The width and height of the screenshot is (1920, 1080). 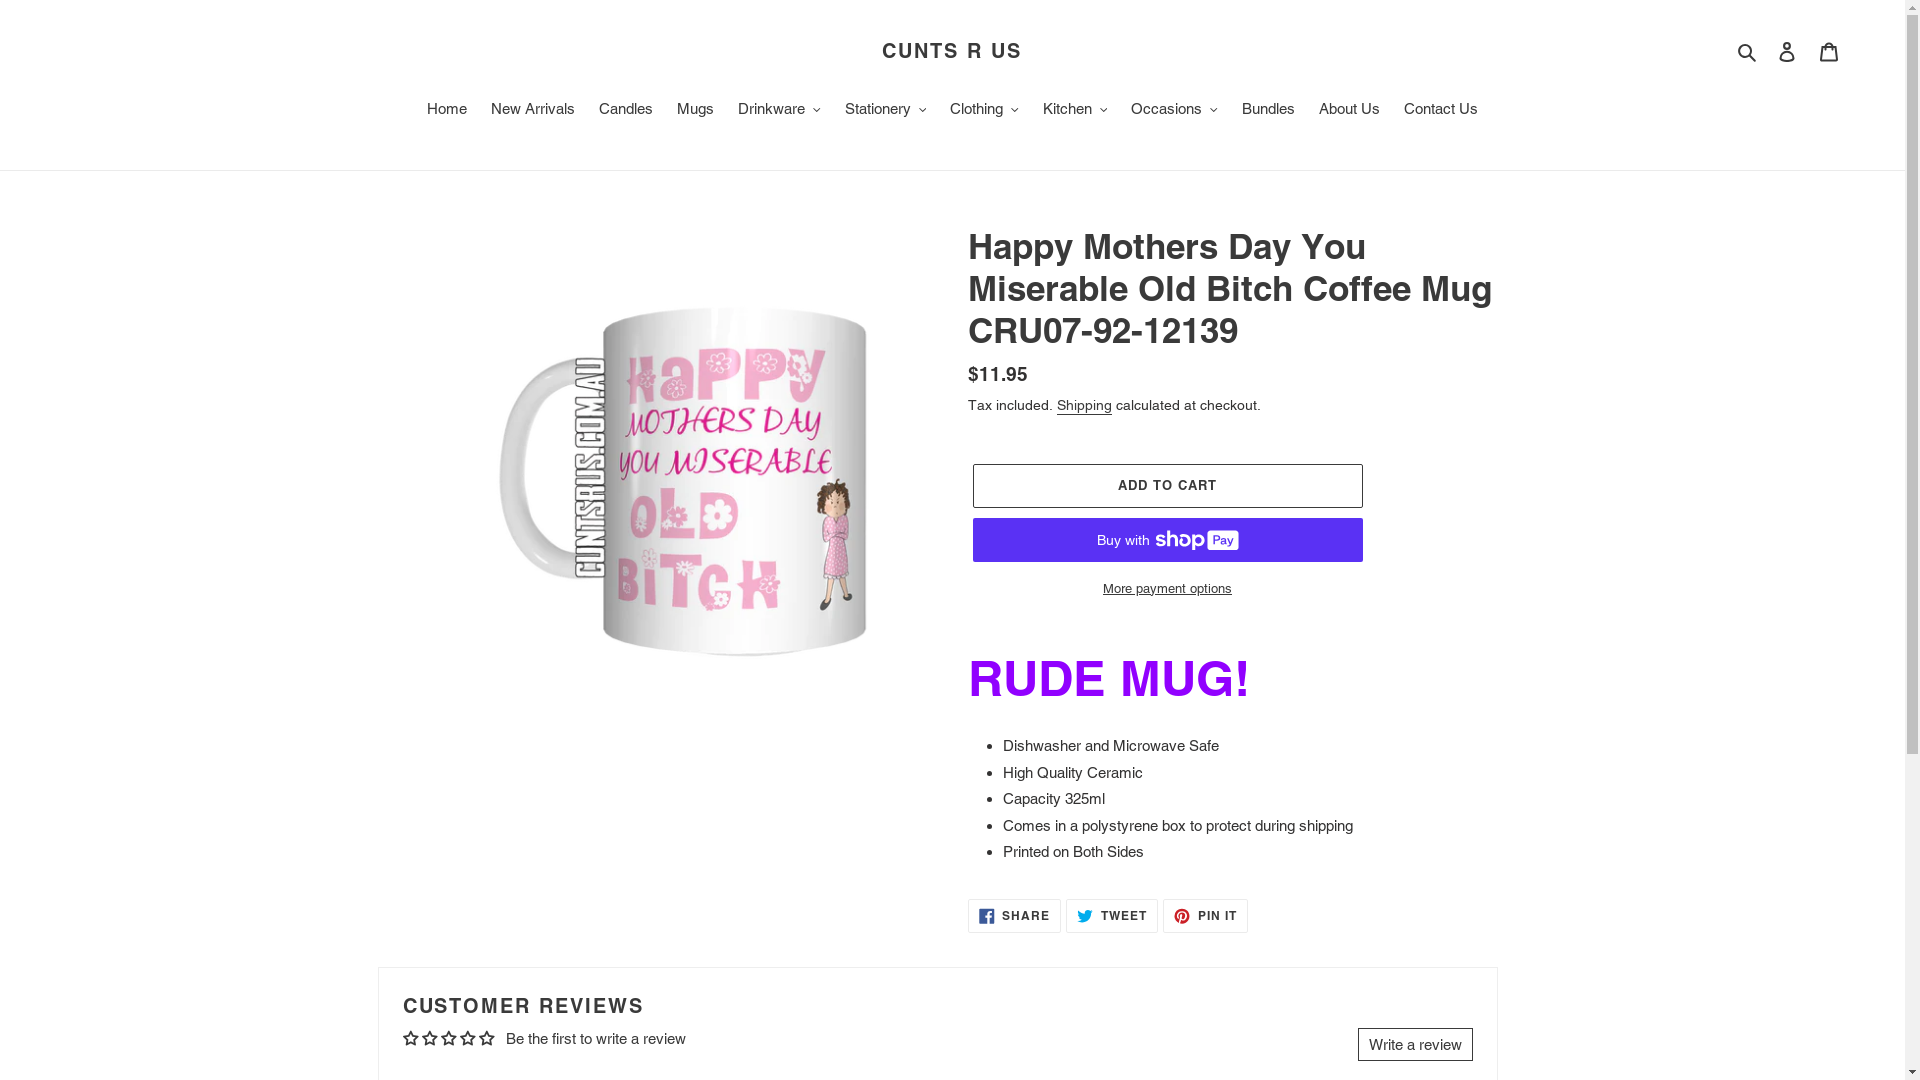 What do you see at coordinates (1014, 915) in the screenshot?
I see `'SHARE` at bounding box center [1014, 915].